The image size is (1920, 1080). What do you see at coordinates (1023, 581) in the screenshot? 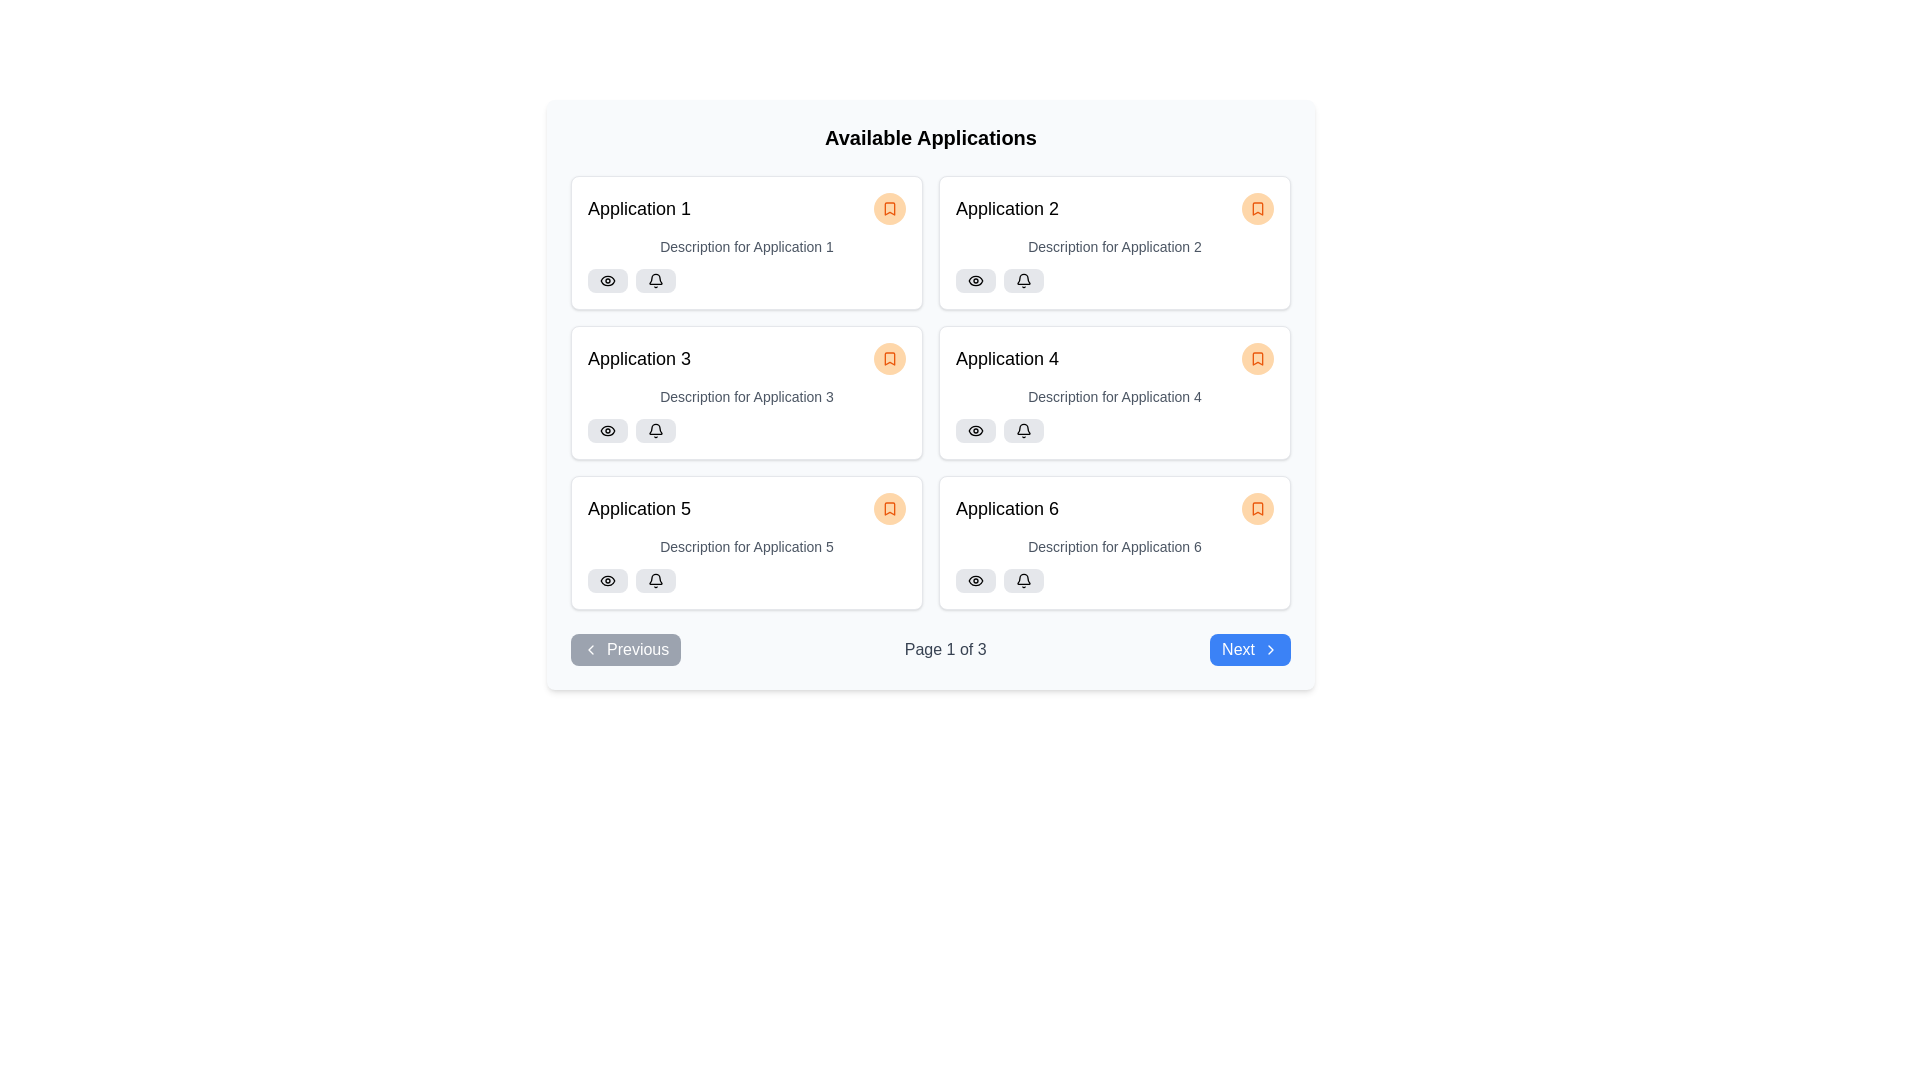
I see `the bell-shaped icon button, which is the second button in the horizontal set within the Application 6 card, located on the bottom-right of the page` at bounding box center [1023, 581].